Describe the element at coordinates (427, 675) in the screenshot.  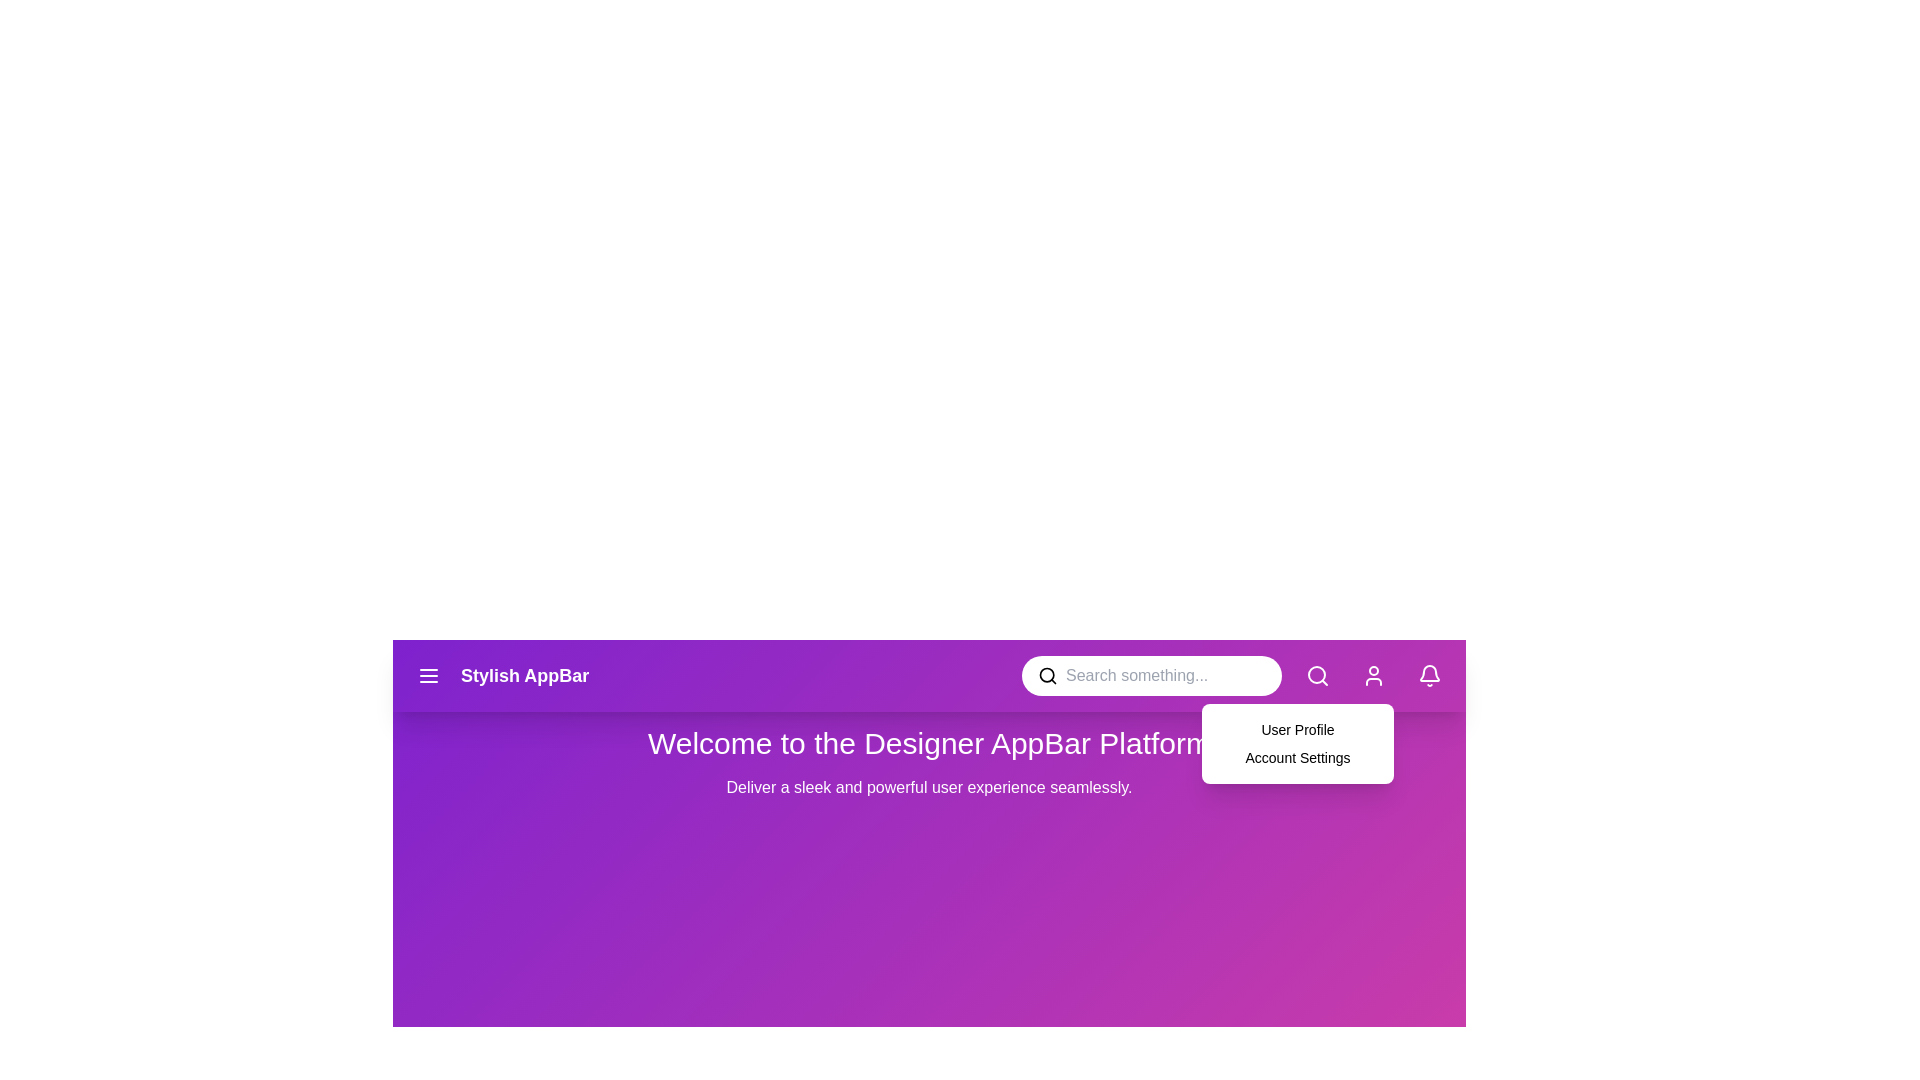
I see `the menu button located on the left side of the app bar` at that location.